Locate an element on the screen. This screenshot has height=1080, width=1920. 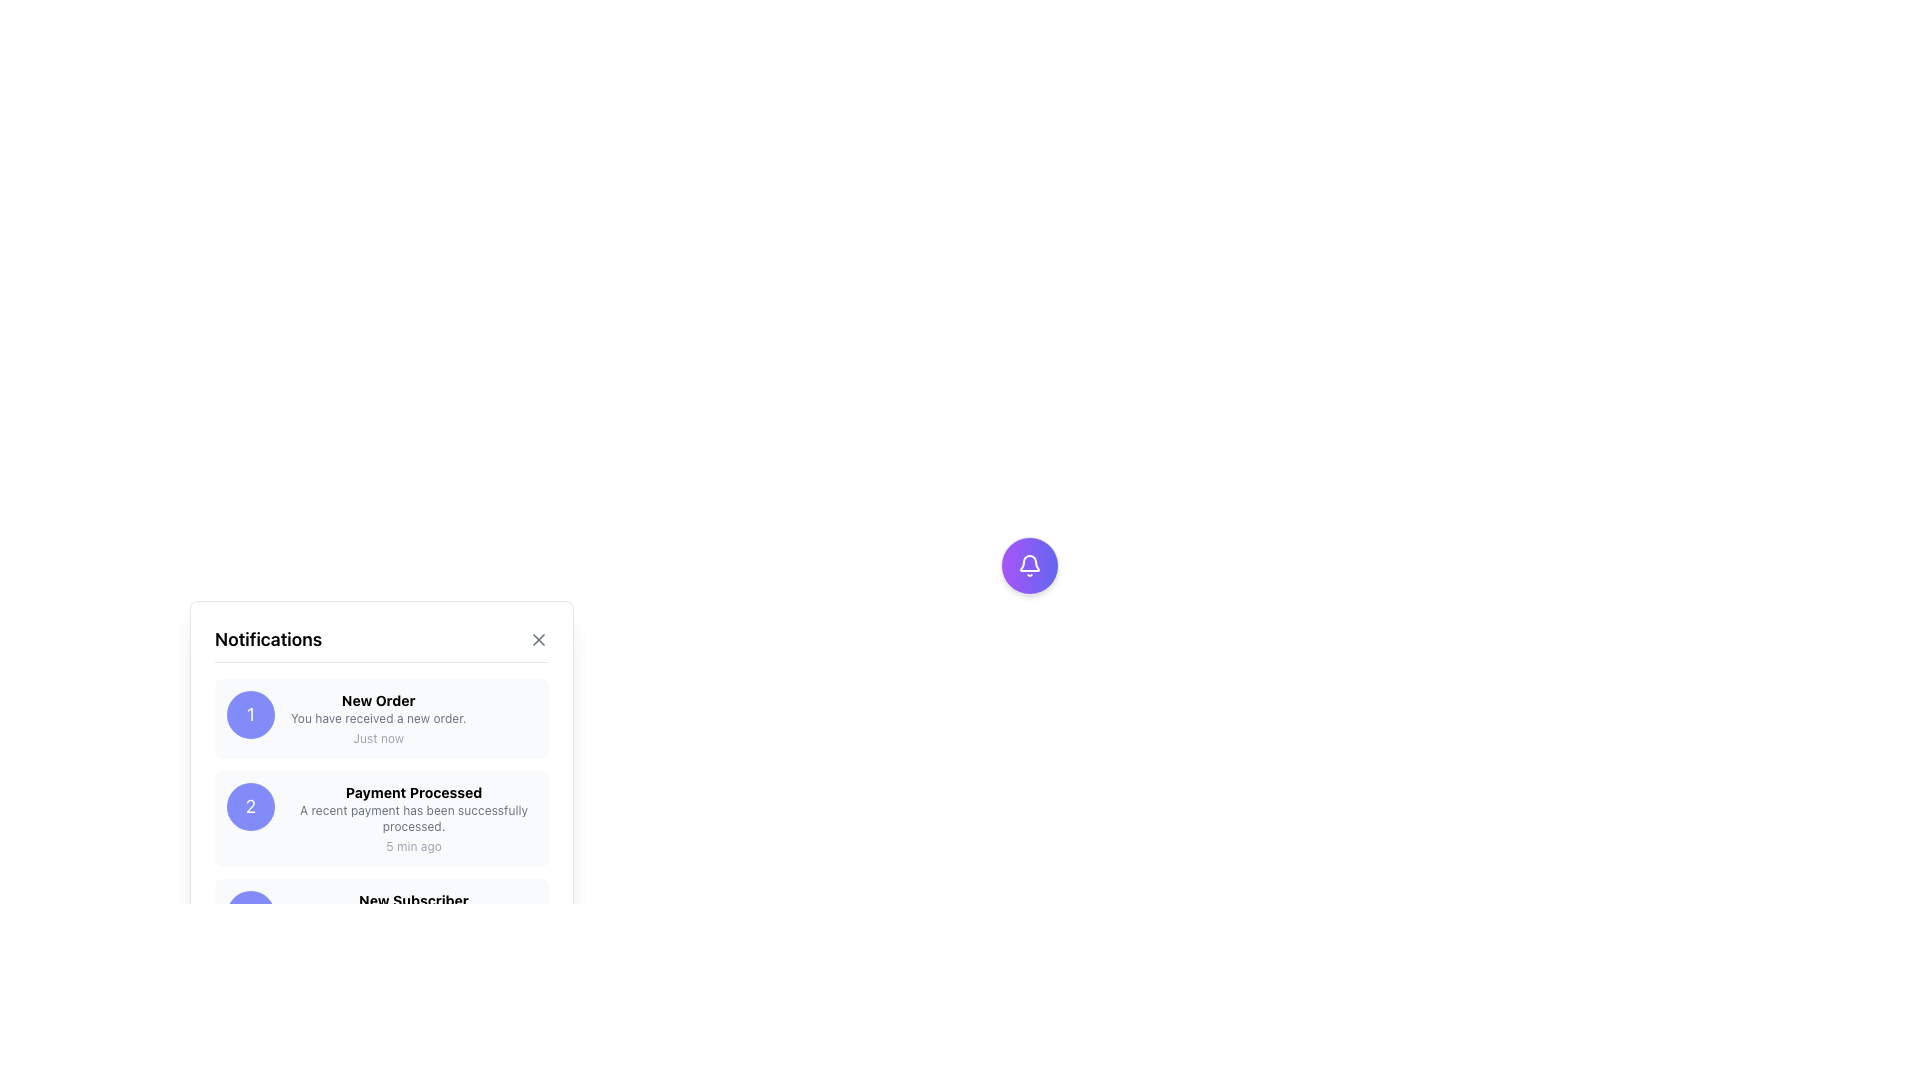
the close button located in the top-right corner of the notification panel is located at coordinates (538, 640).